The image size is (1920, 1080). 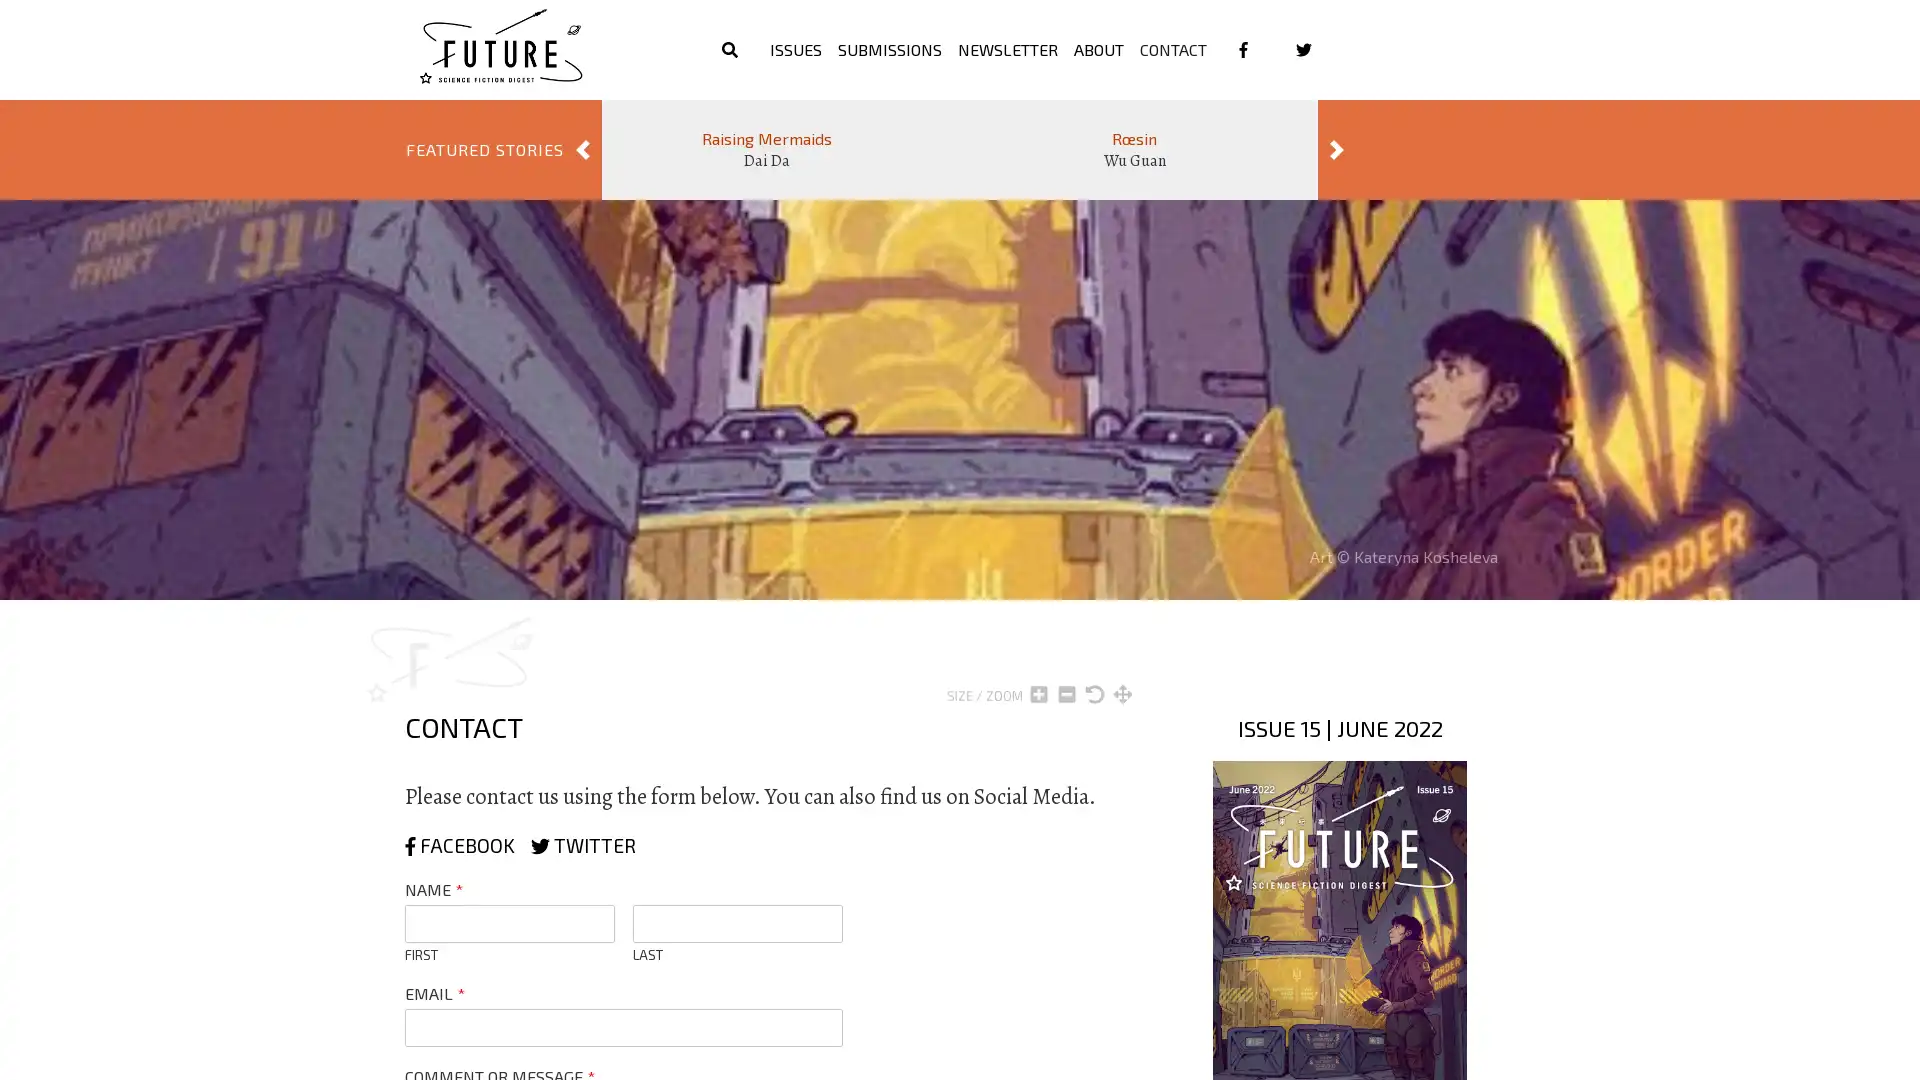 I want to click on Previous, so click(x=581, y=149).